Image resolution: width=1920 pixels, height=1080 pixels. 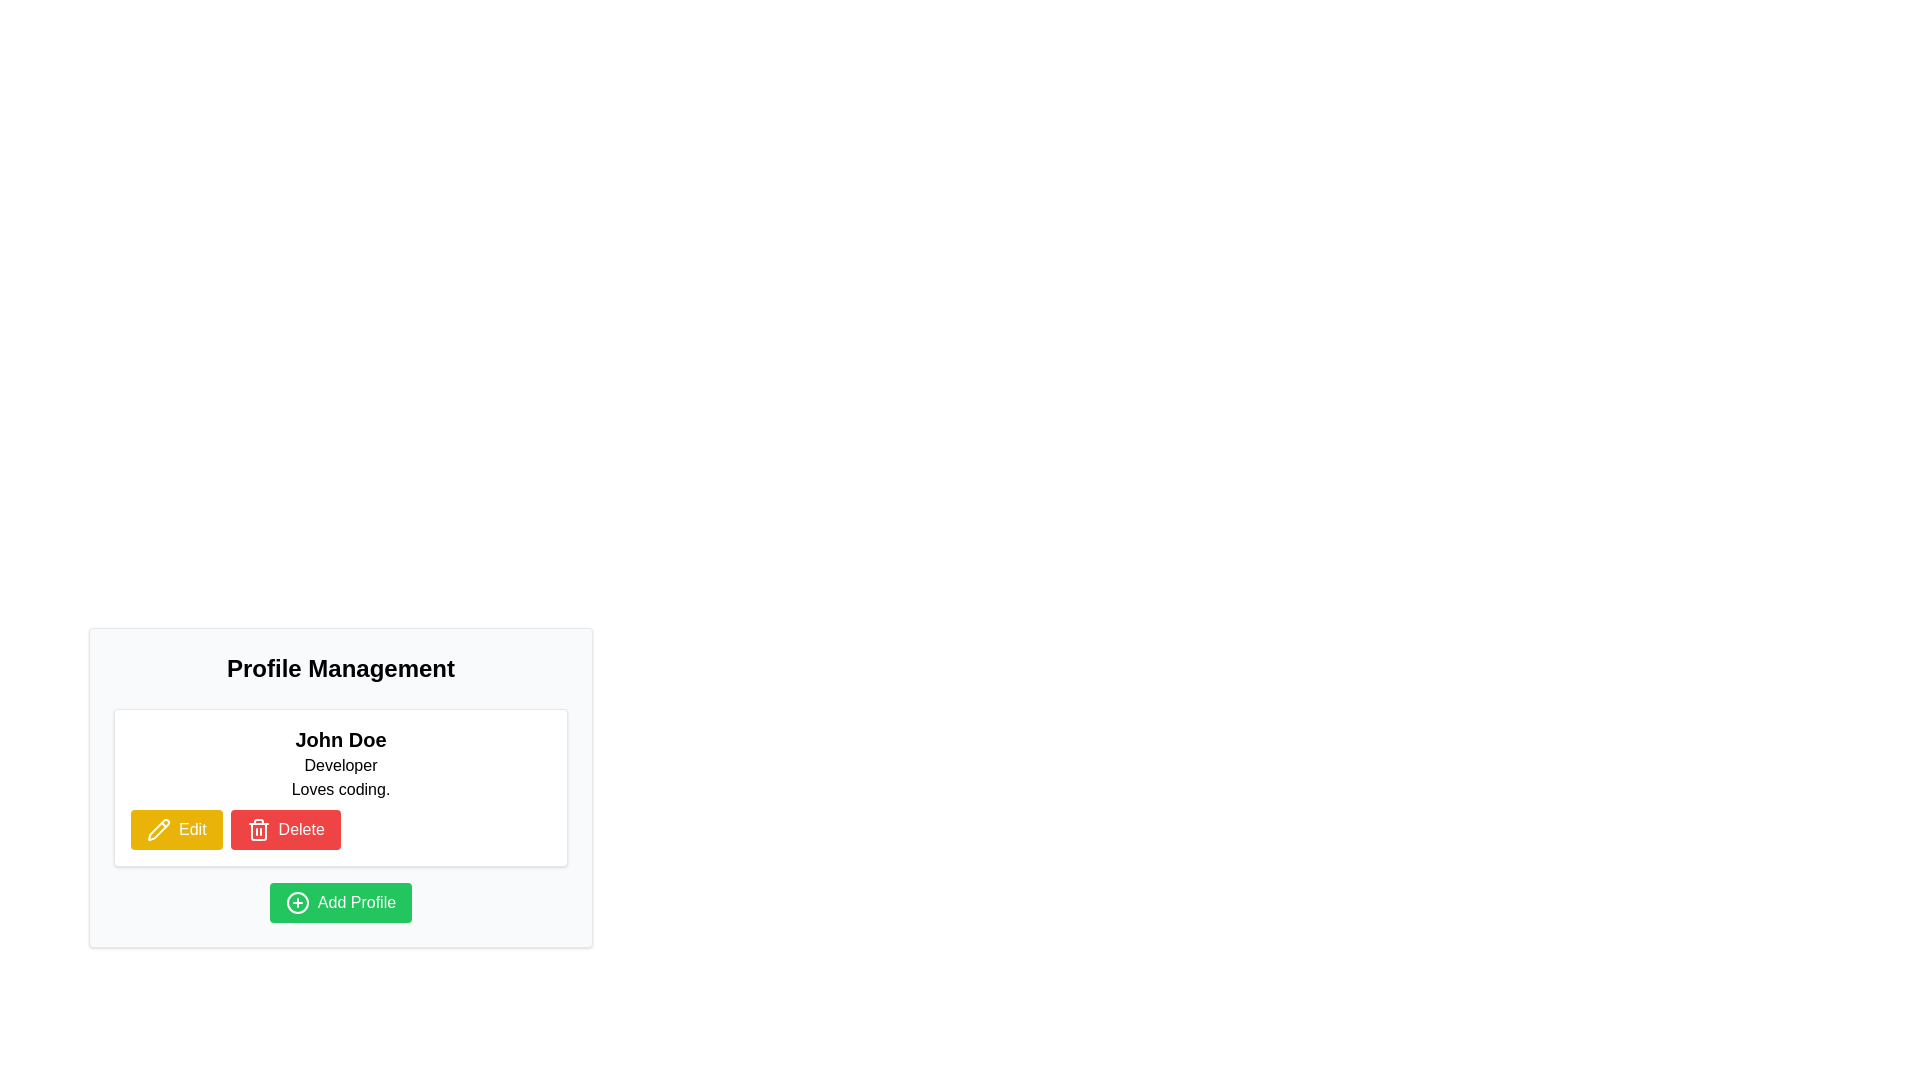 I want to click on the 'Add Profile' button which contains the decorative SVG Circle graphic positioned centrally within the button, so click(x=296, y=902).